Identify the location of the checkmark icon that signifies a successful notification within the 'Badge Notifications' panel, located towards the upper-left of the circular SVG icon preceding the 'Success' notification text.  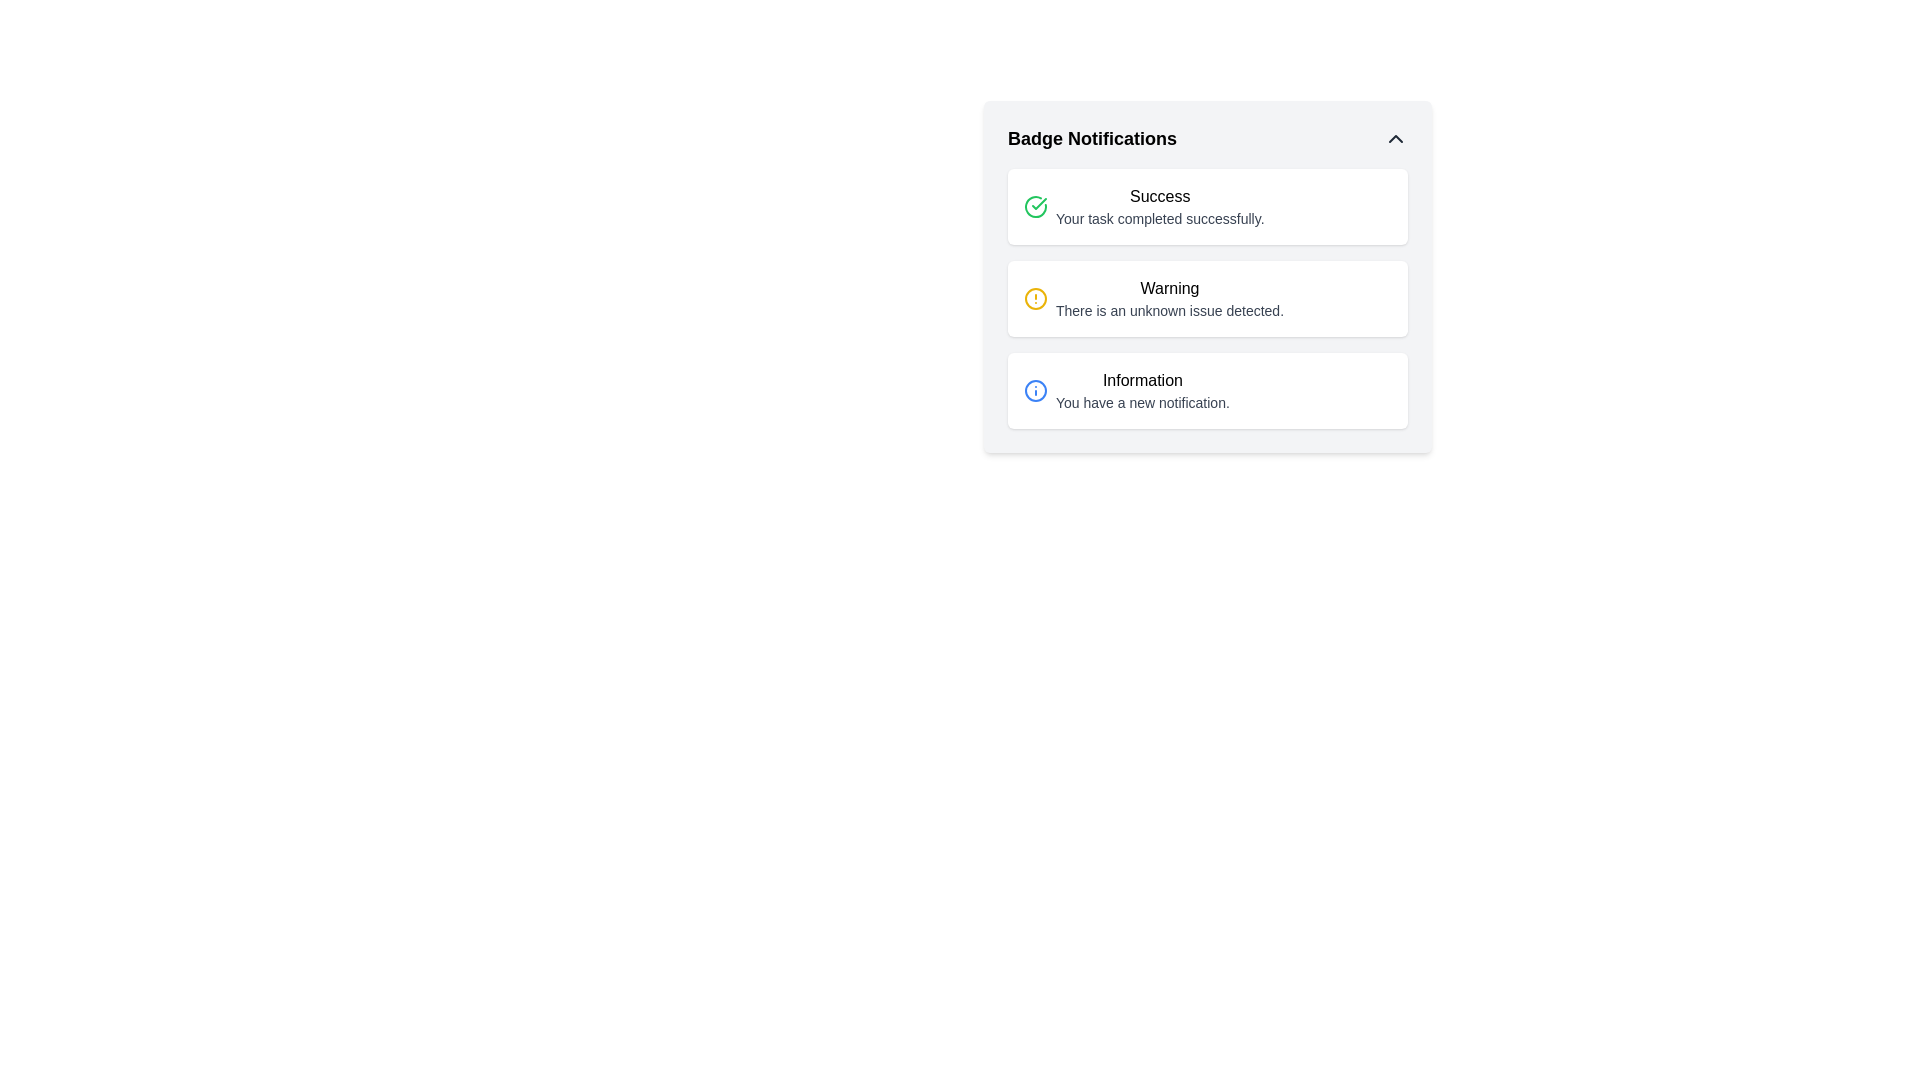
(1039, 204).